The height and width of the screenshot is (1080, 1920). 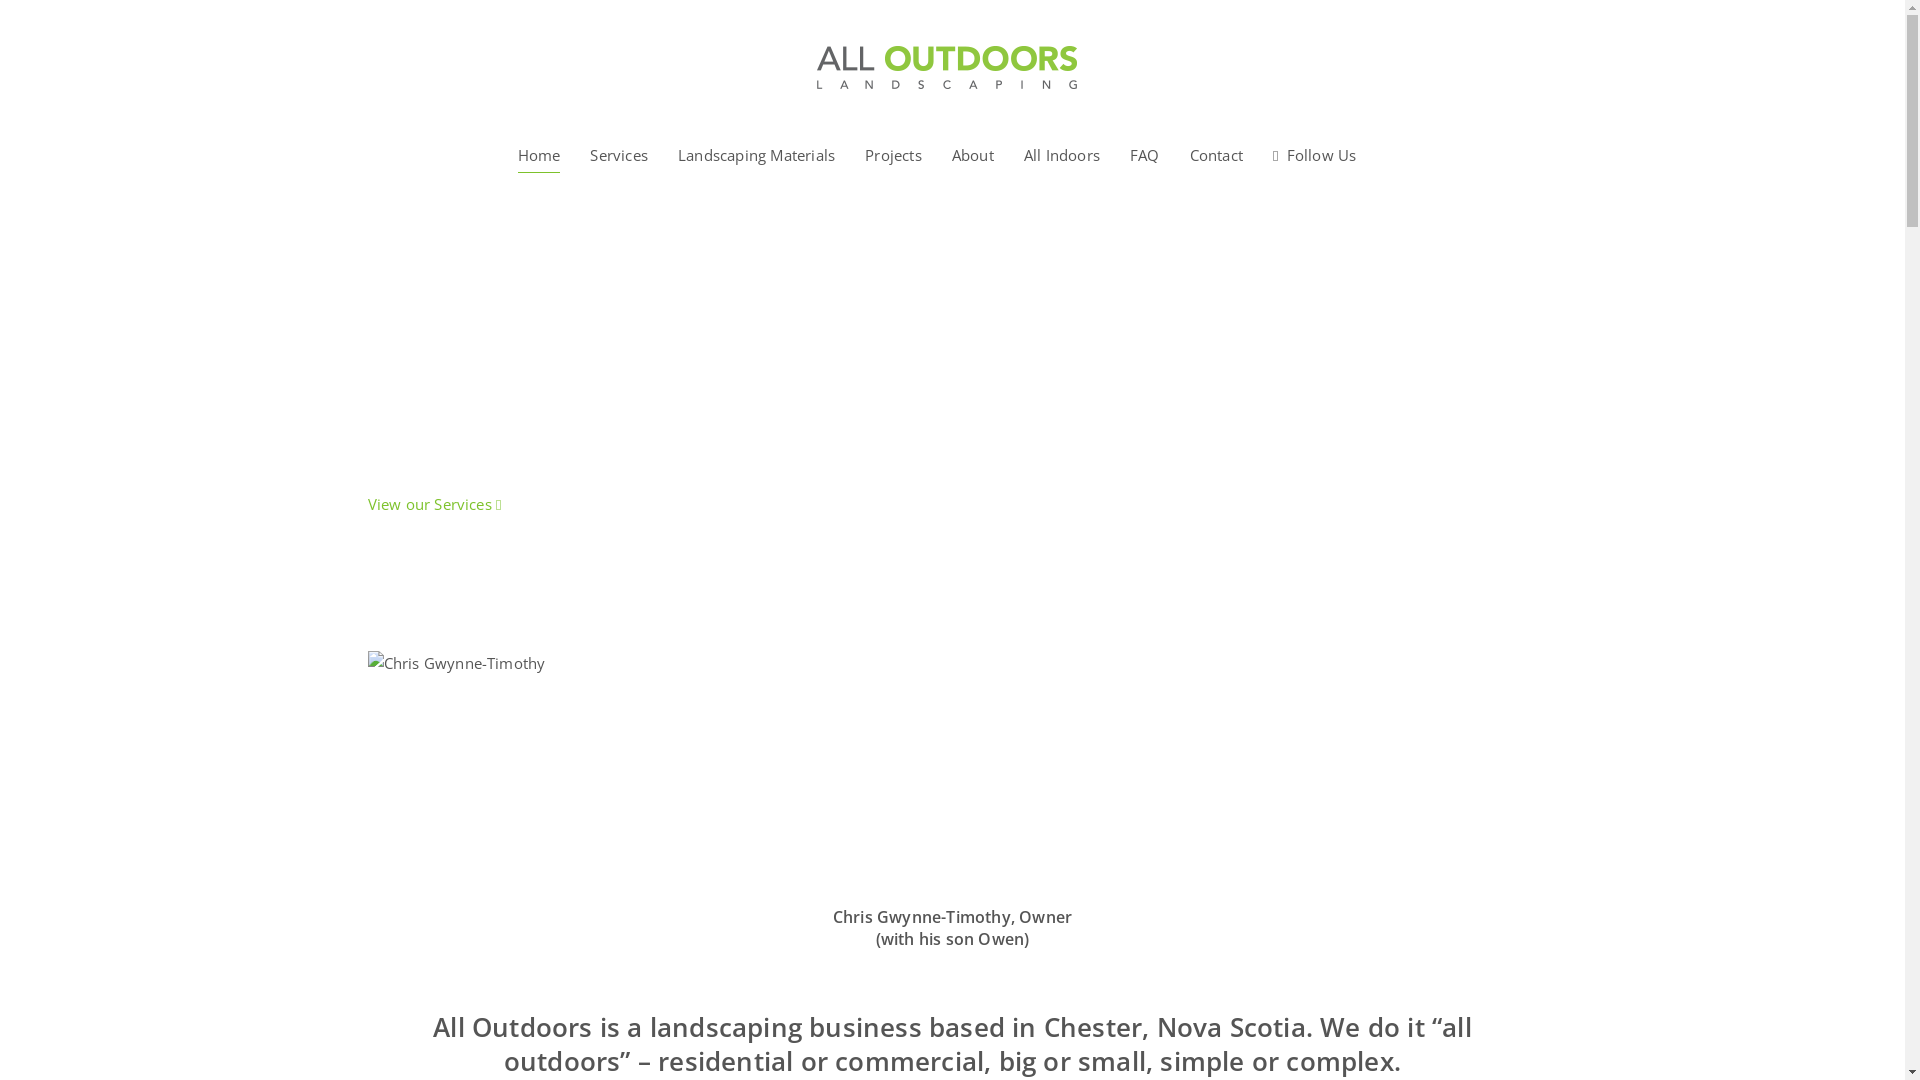 I want to click on 'Contact', so click(x=1215, y=153).